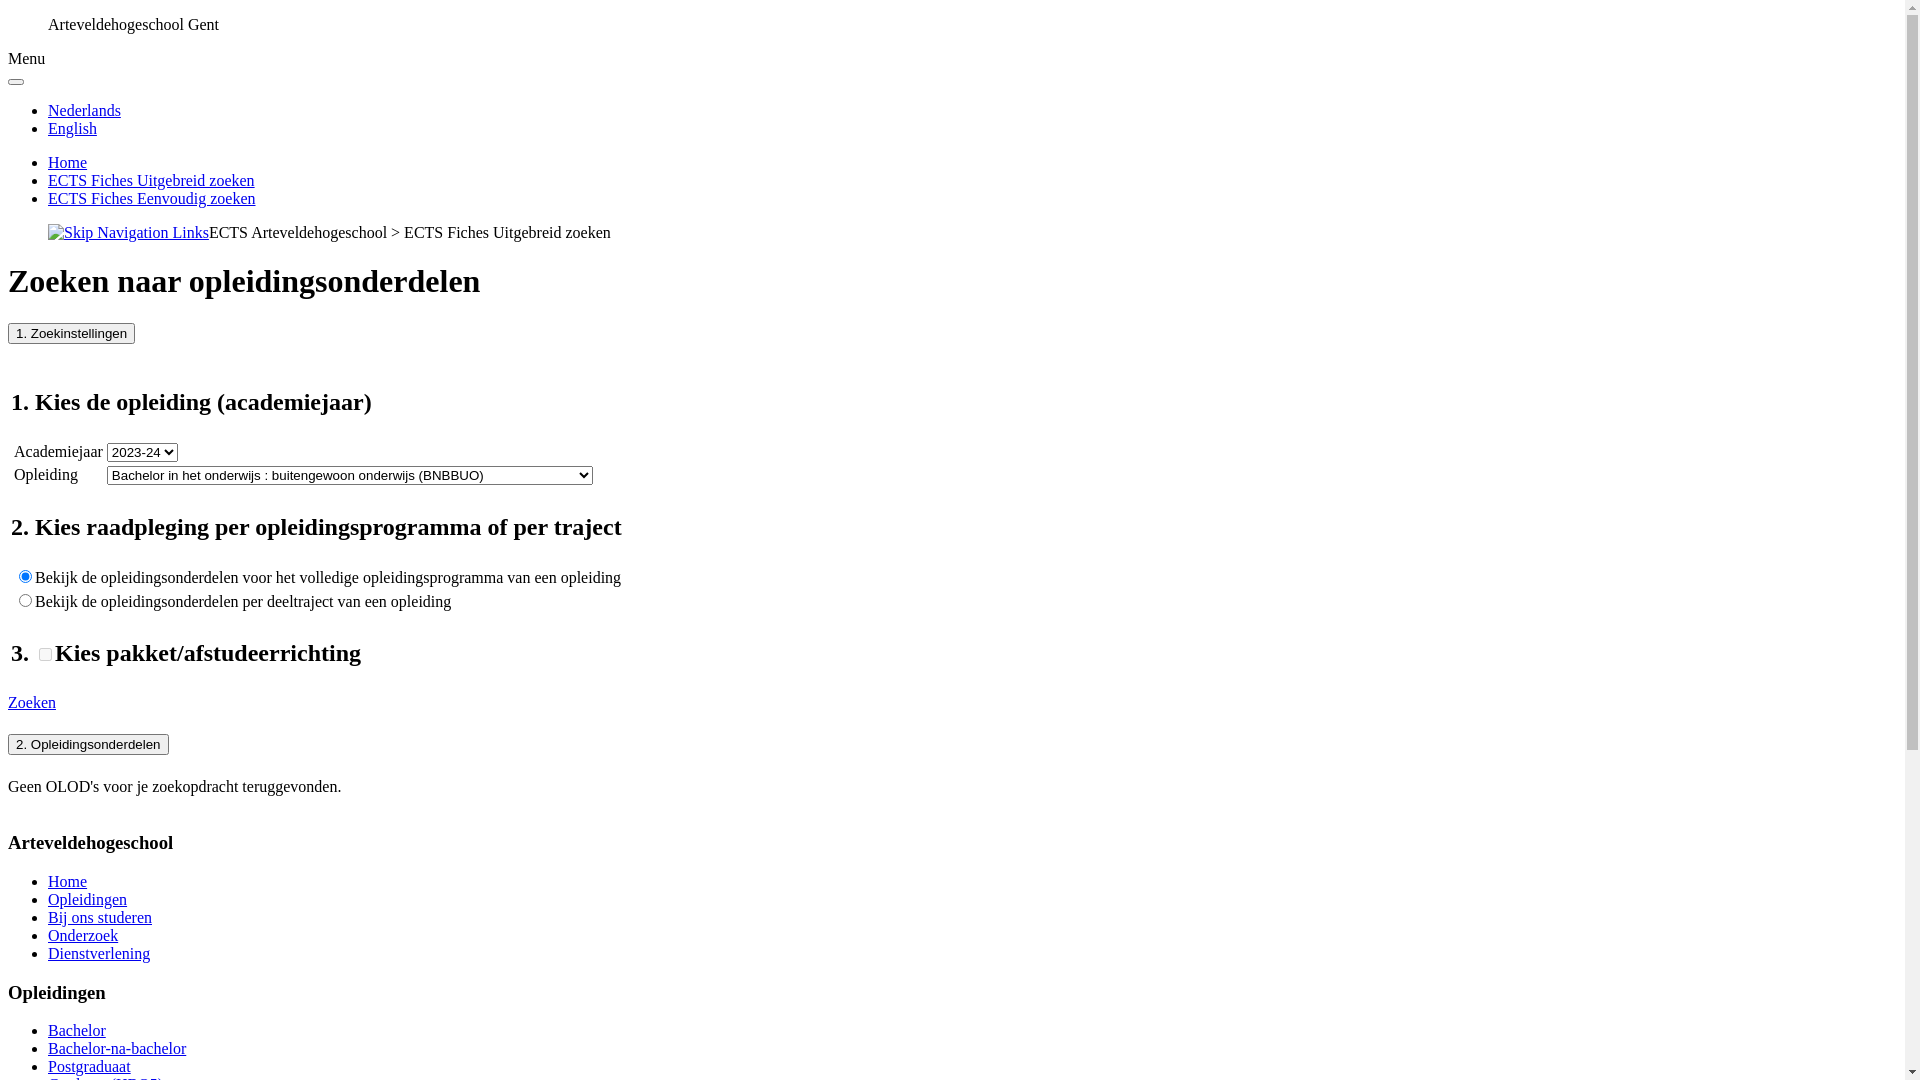 This screenshot has height=1080, width=1920. Describe the element at coordinates (151, 198) in the screenshot. I see `'ECTS Fiches Eenvoudig zoeken'` at that location.